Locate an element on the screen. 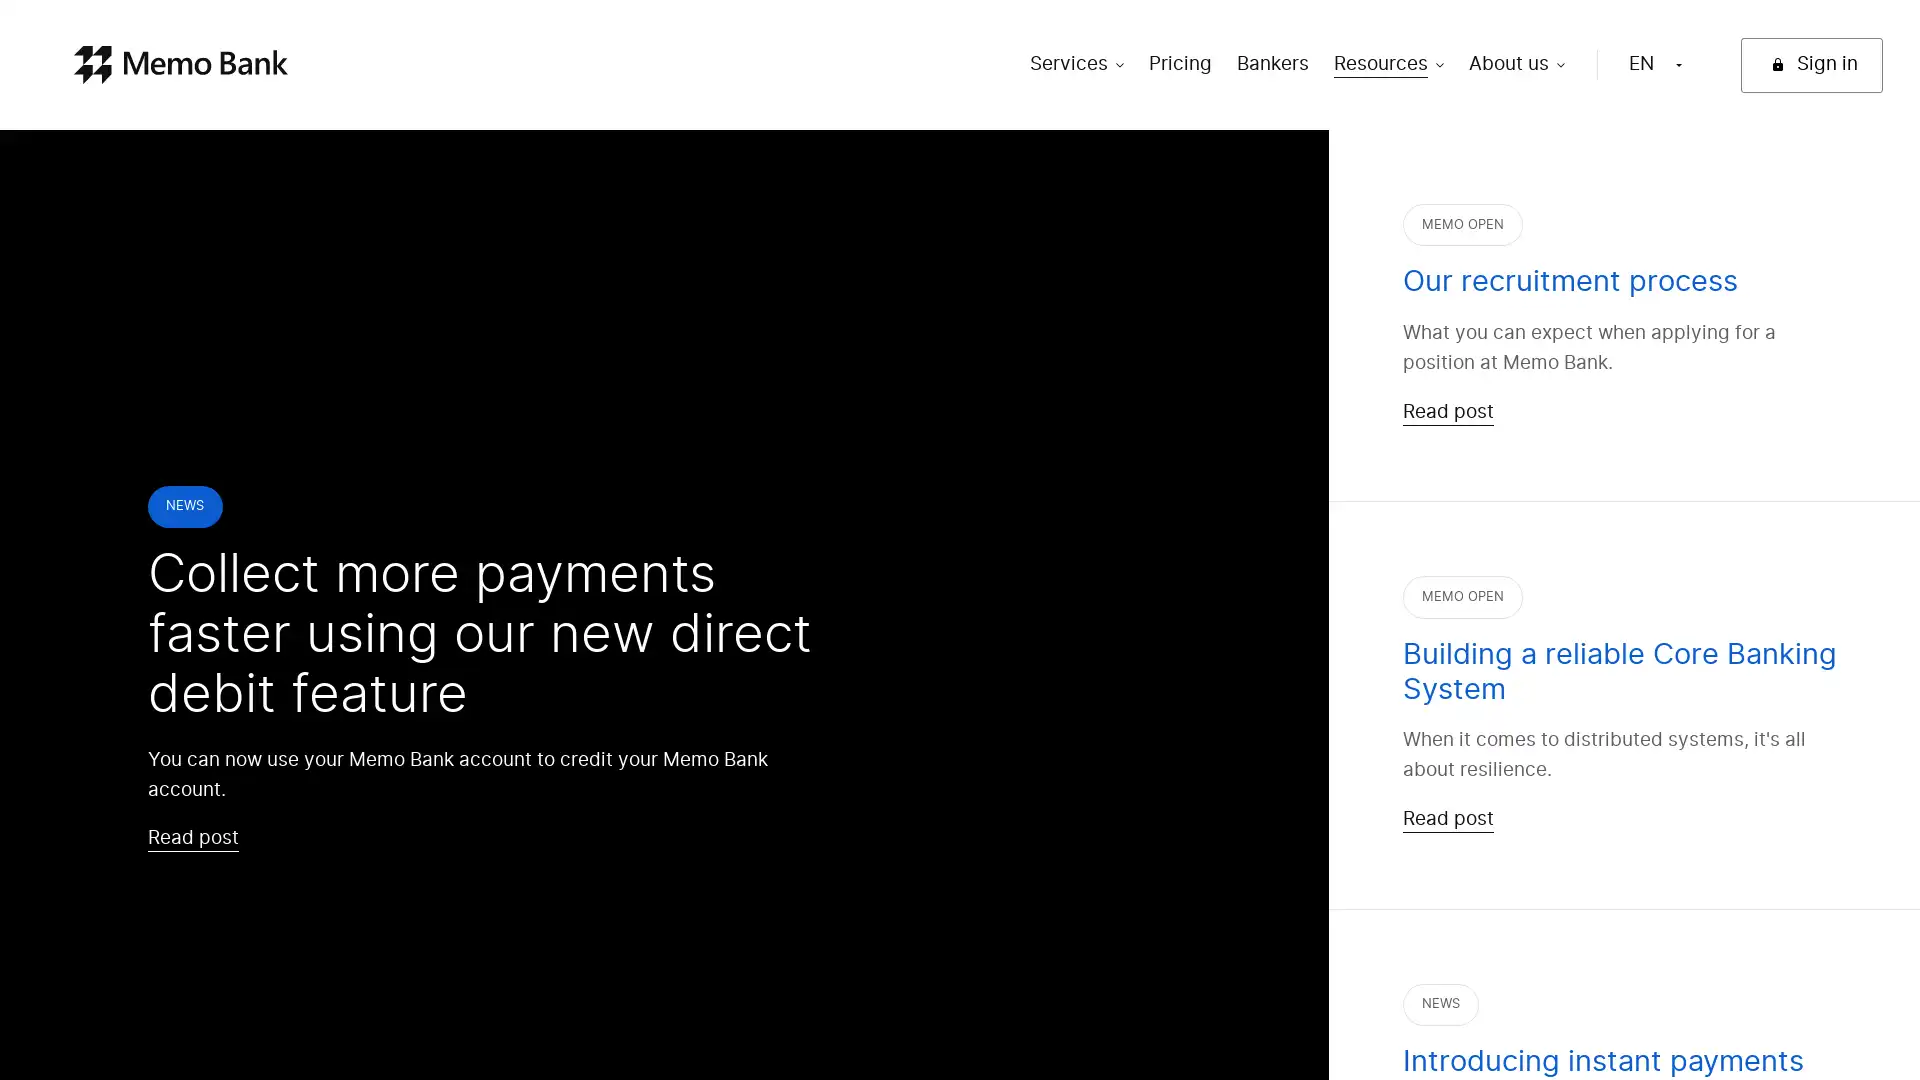 This screenshot has height=1080, width=1920. OK! is located at coordinates (335, 978).